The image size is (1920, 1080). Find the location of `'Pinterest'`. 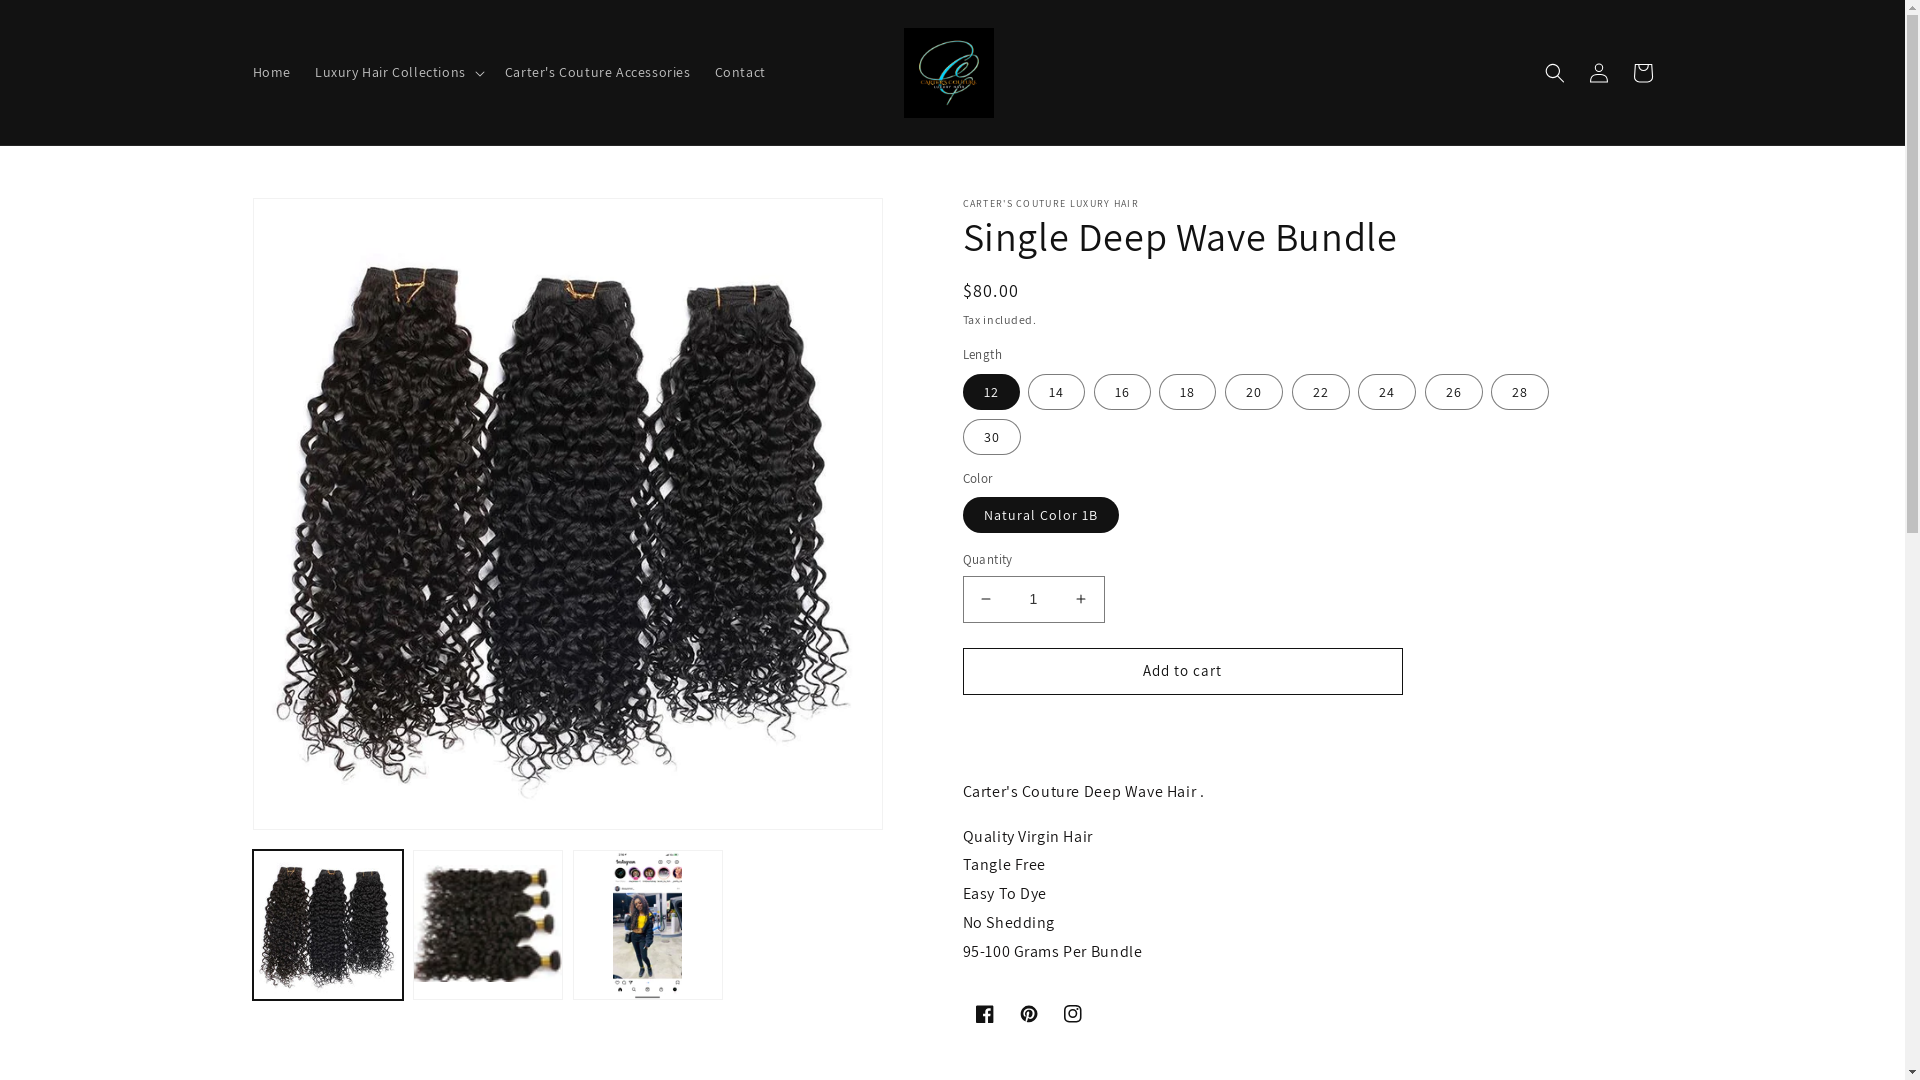

'Pinterest' is located at coordinates (1006, 1014).